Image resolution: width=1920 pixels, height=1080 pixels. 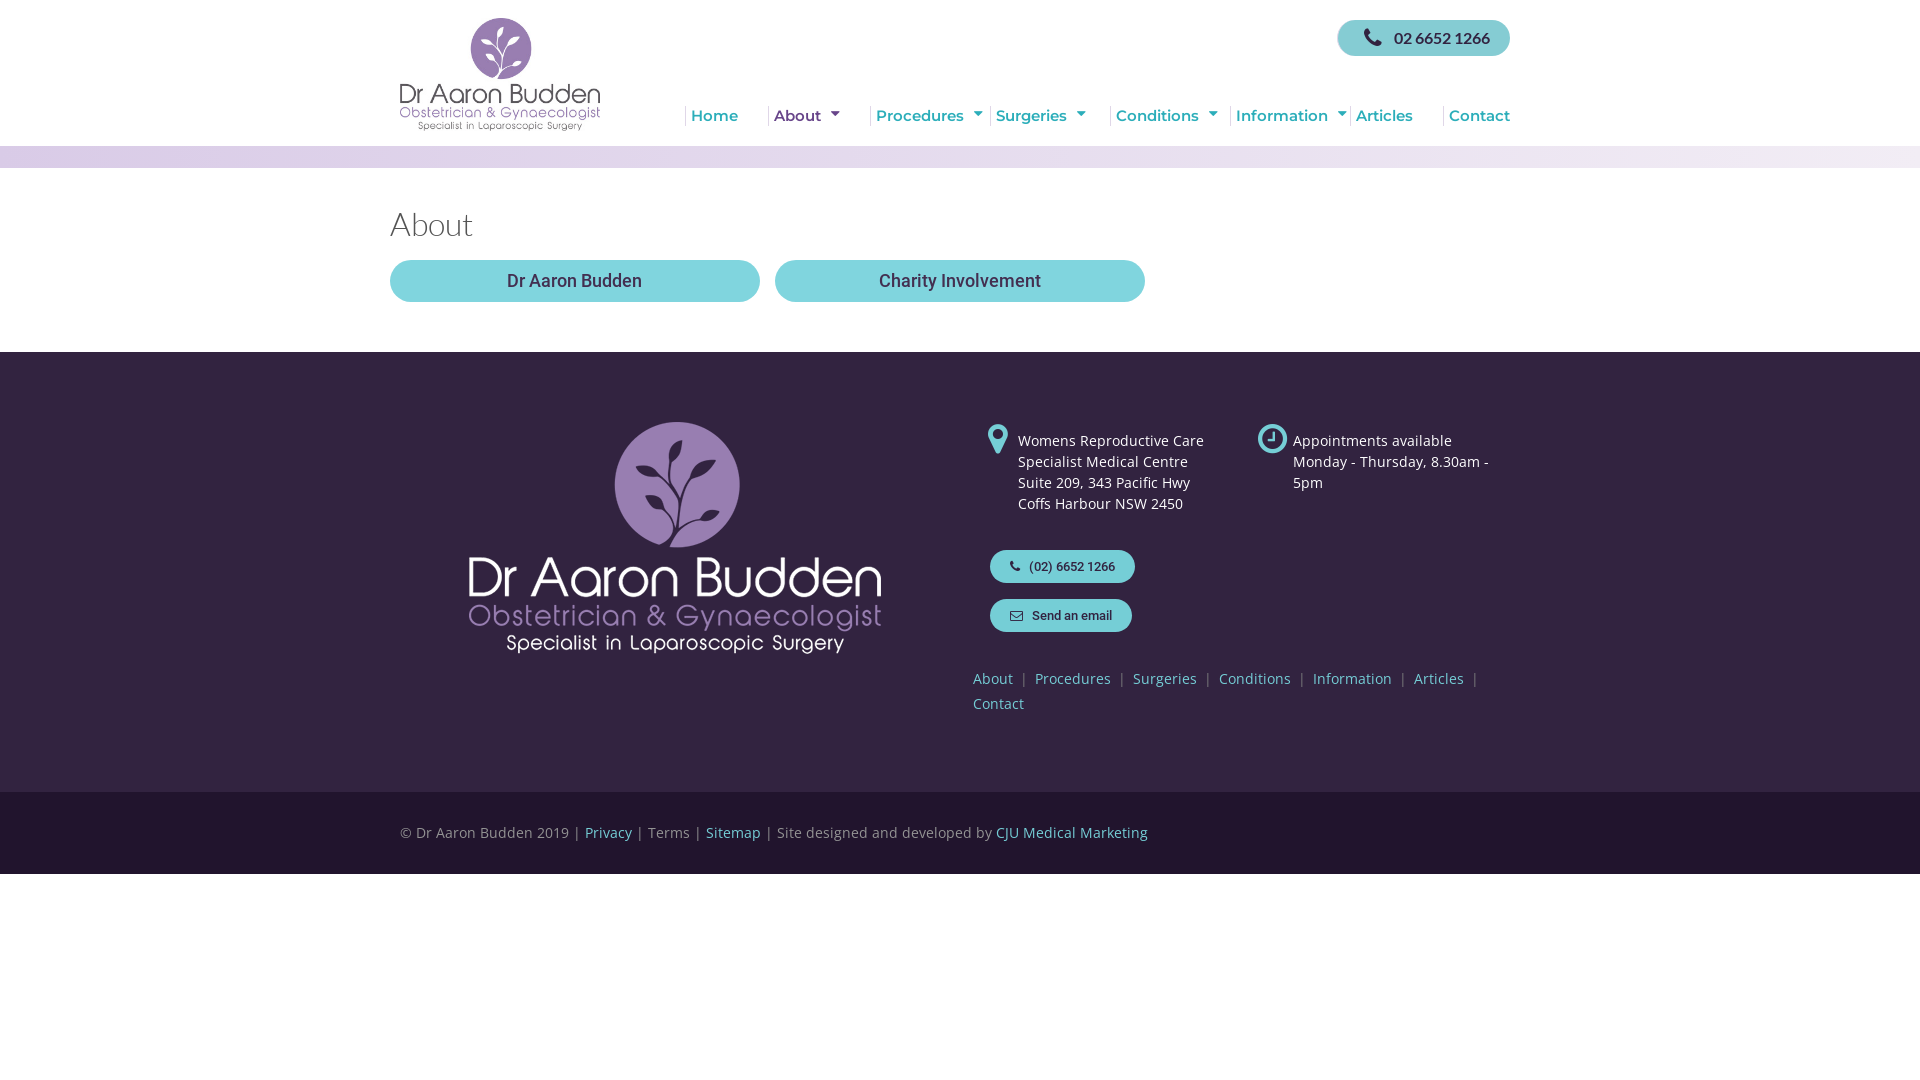 I want to click on 'Articles', so click(x=1438, y=677).